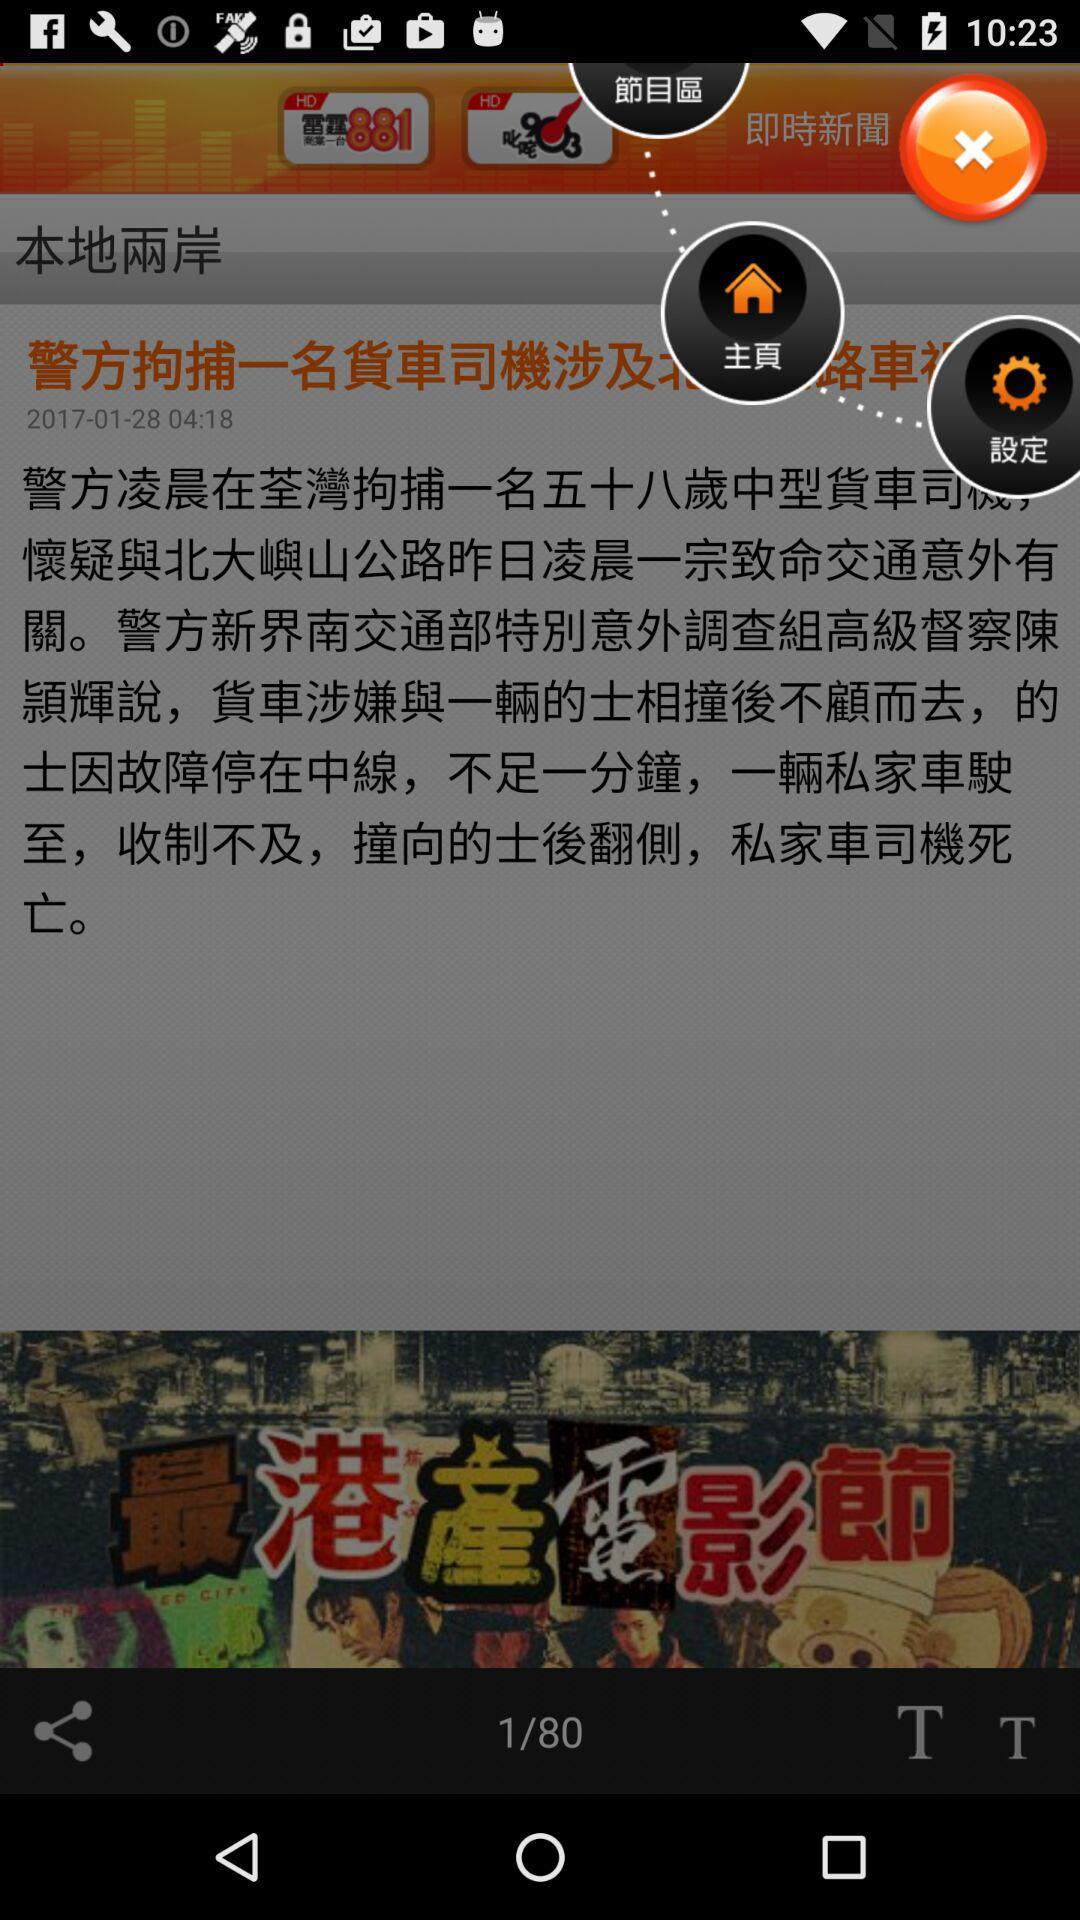 Image resolution: width=1080 pixels, height=1920 pixels. Describe the element at coordinates (1017, 1851) in the screenshot. I see `the font icon` at that location.